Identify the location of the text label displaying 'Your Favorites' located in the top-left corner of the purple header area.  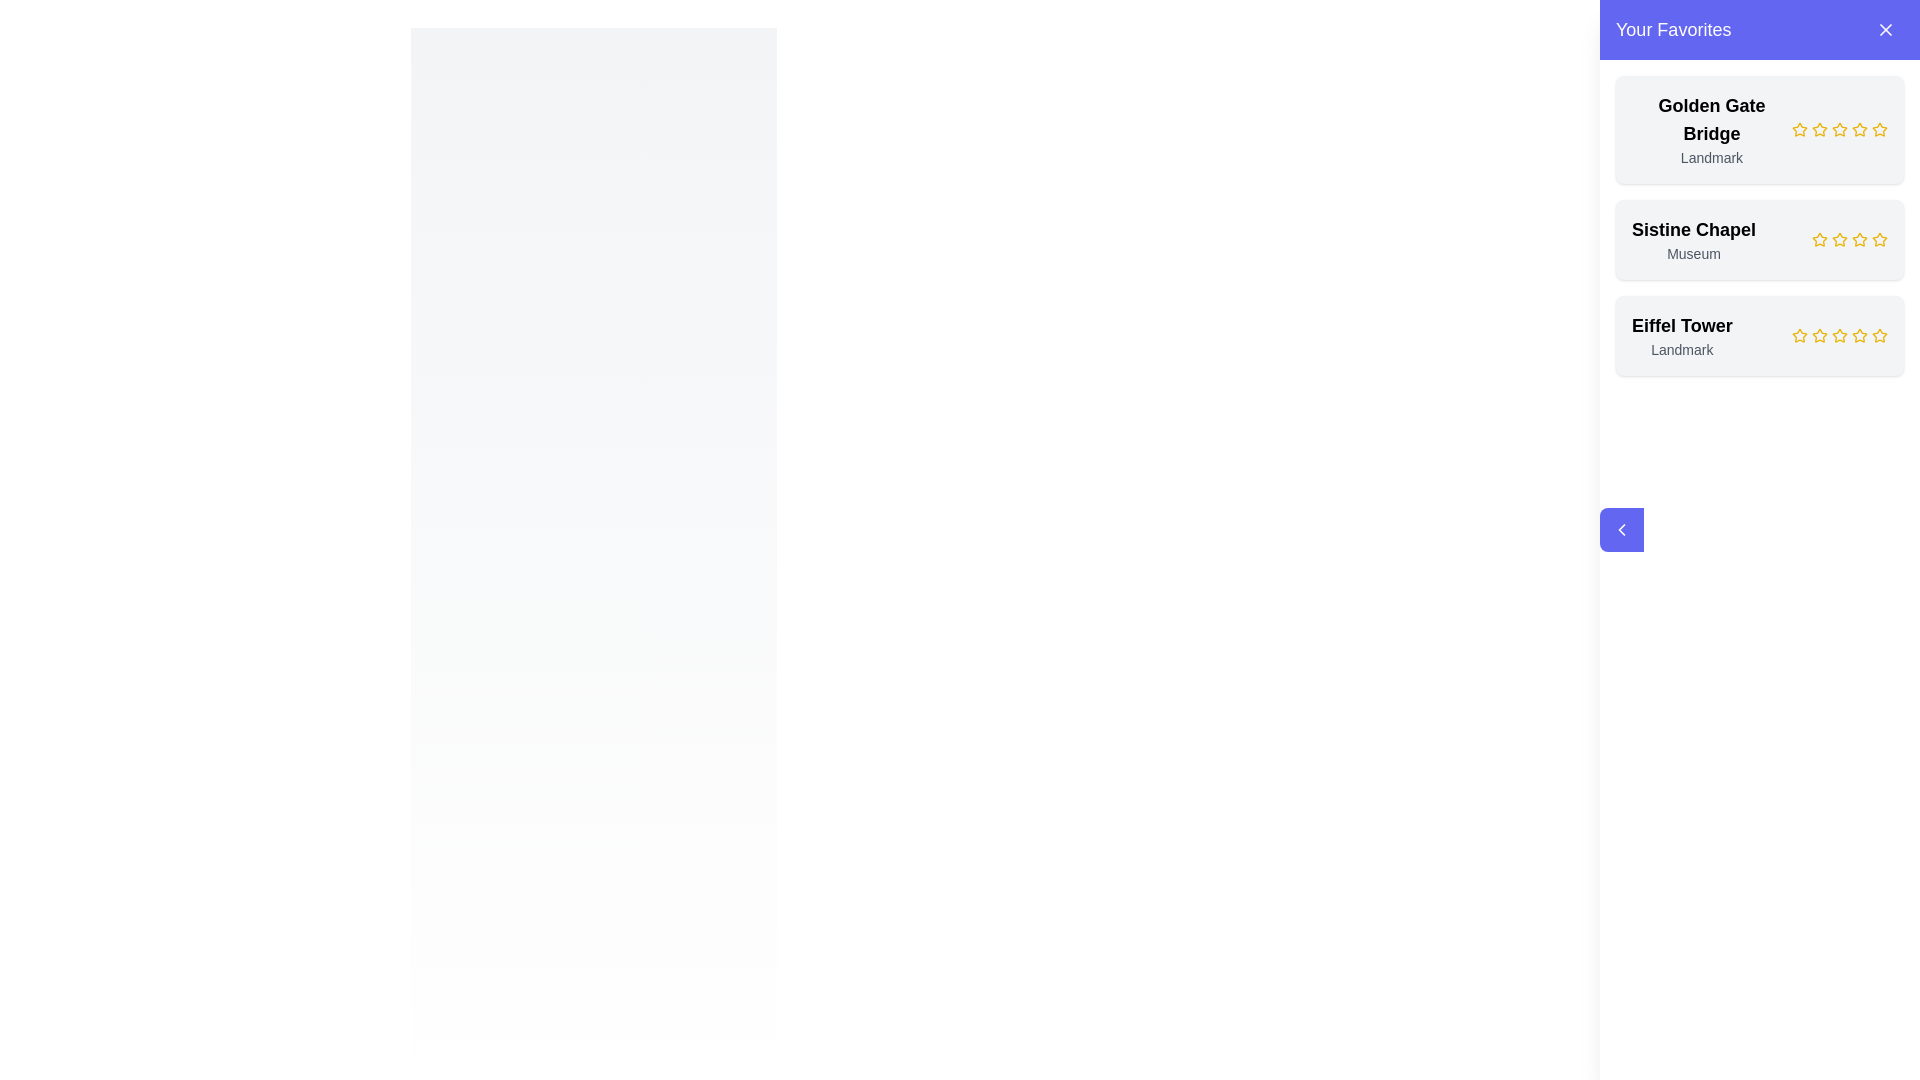
(1673, 30).